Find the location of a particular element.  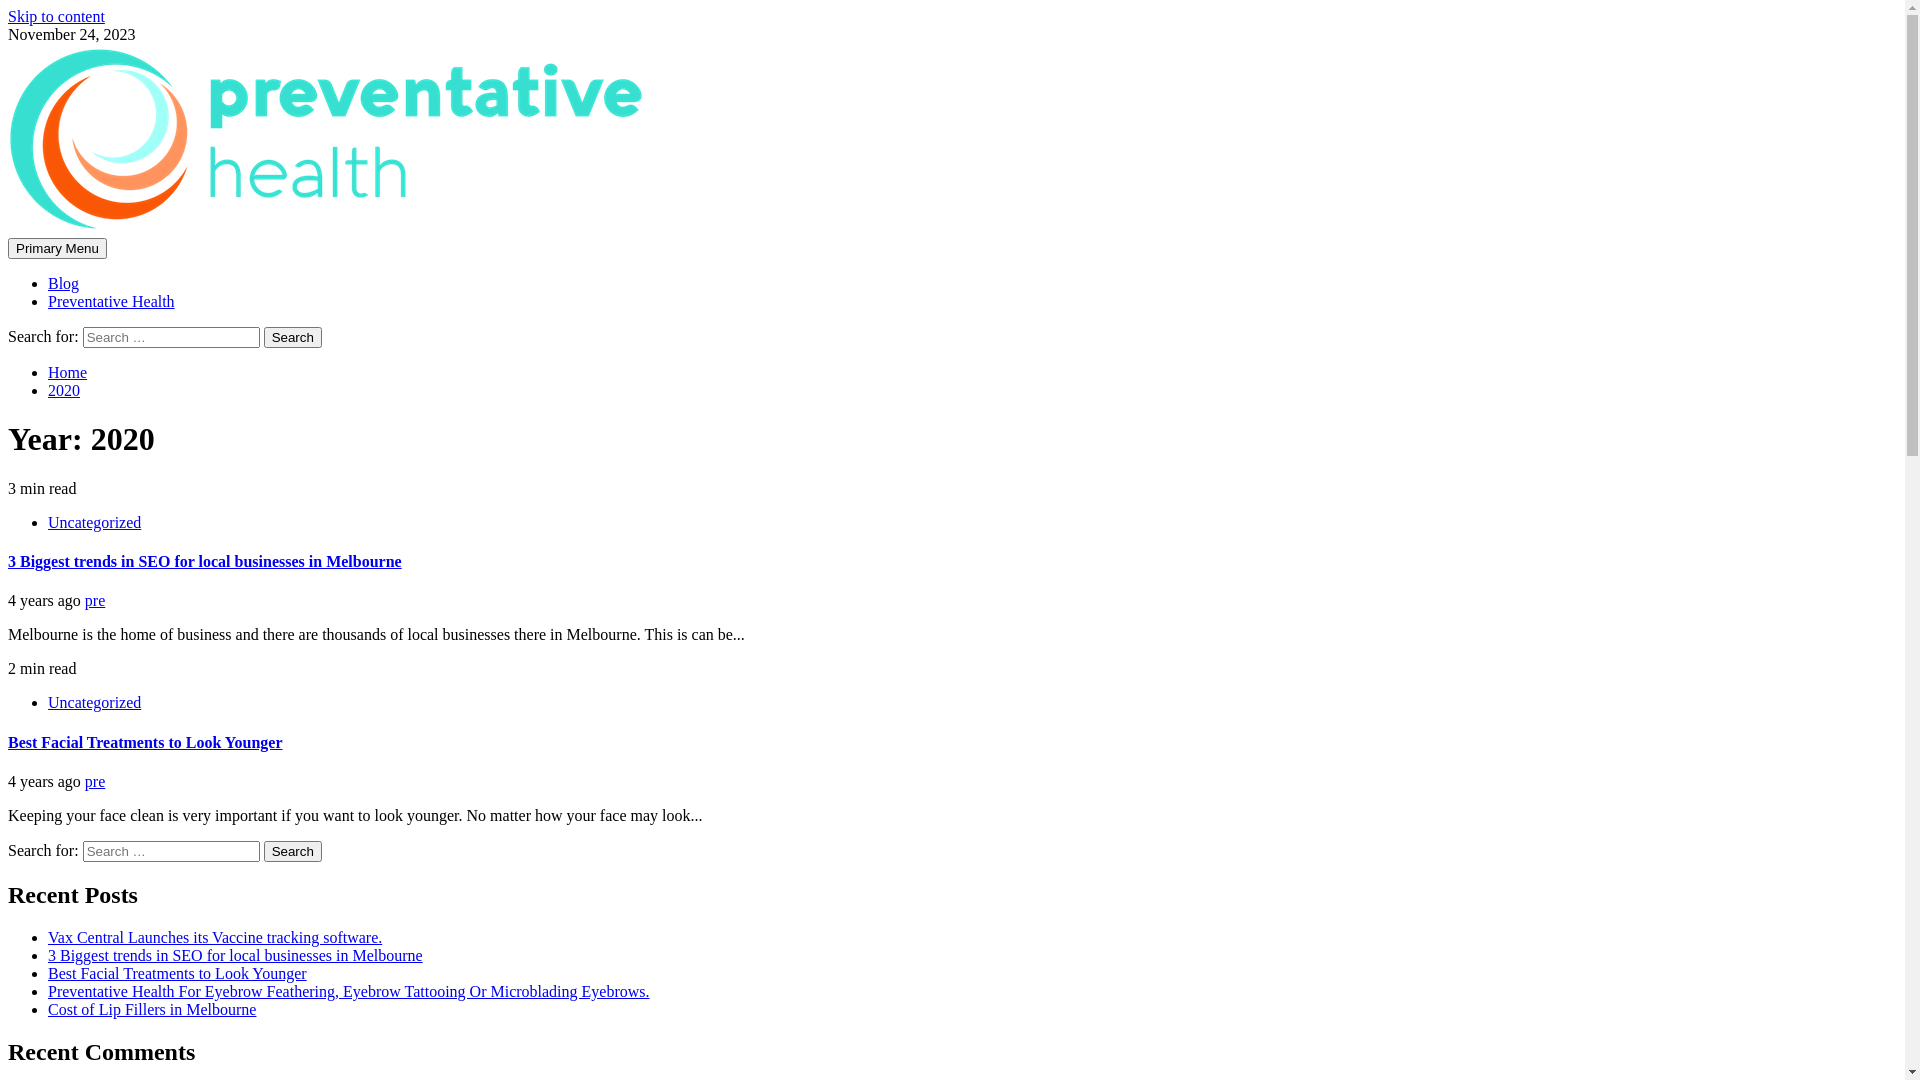

'Blog' is located at coordinates (63, 283).